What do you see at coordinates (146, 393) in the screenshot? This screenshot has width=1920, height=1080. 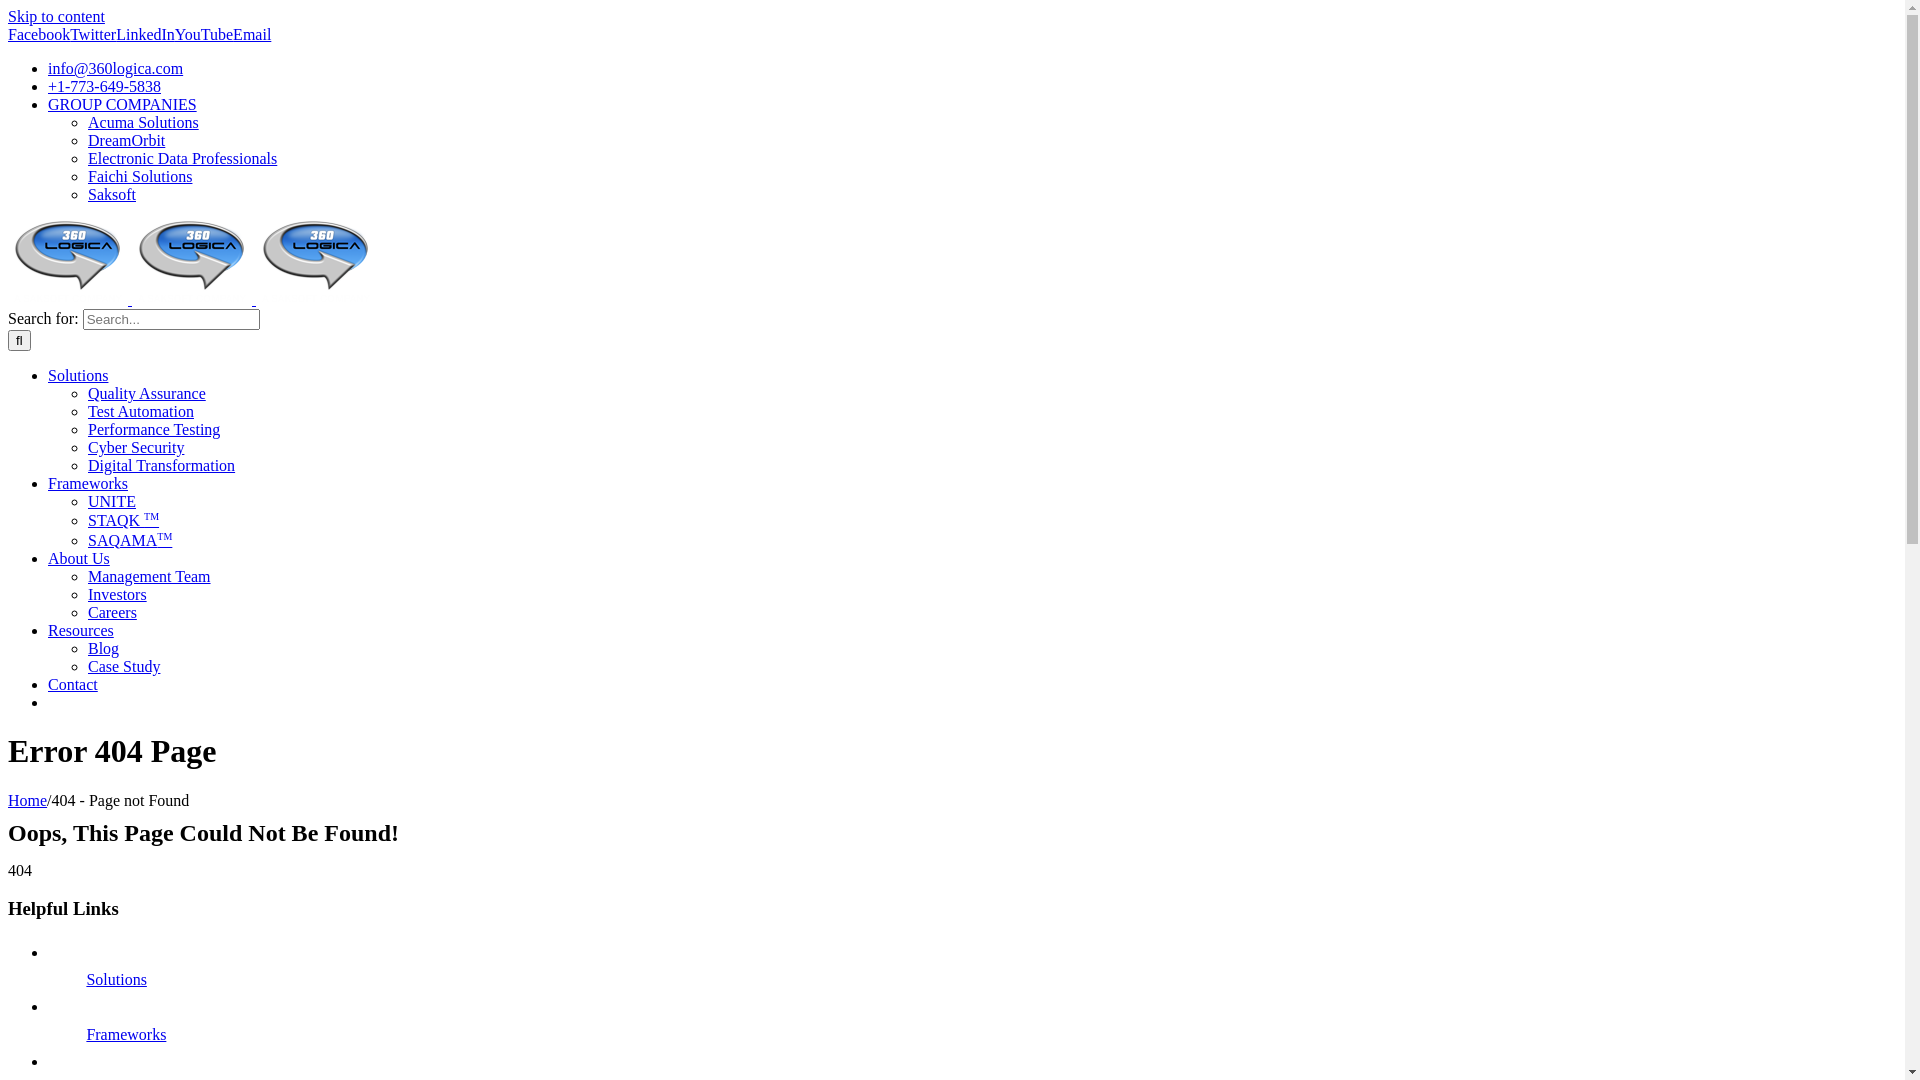 I see `'Quality Assurance'` at bounding box center [146, 393].